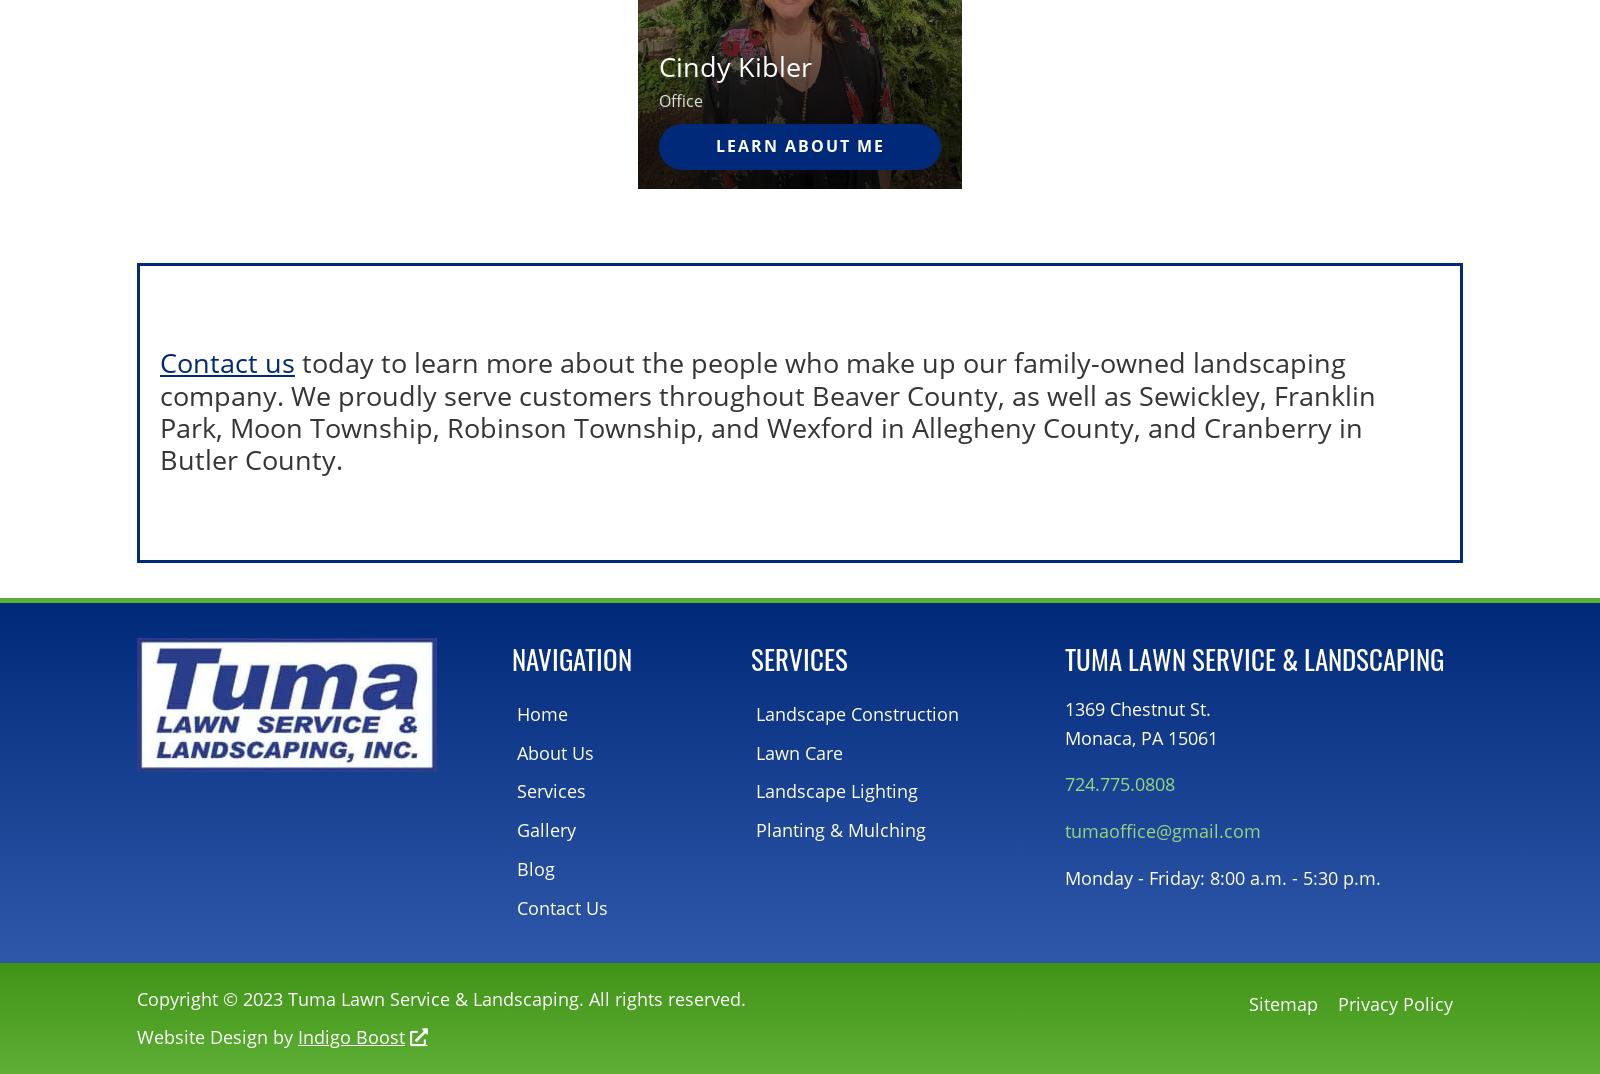  Describe the element at coordinates (535, 867) in the screenshot. I see `'Blog'` at that location.